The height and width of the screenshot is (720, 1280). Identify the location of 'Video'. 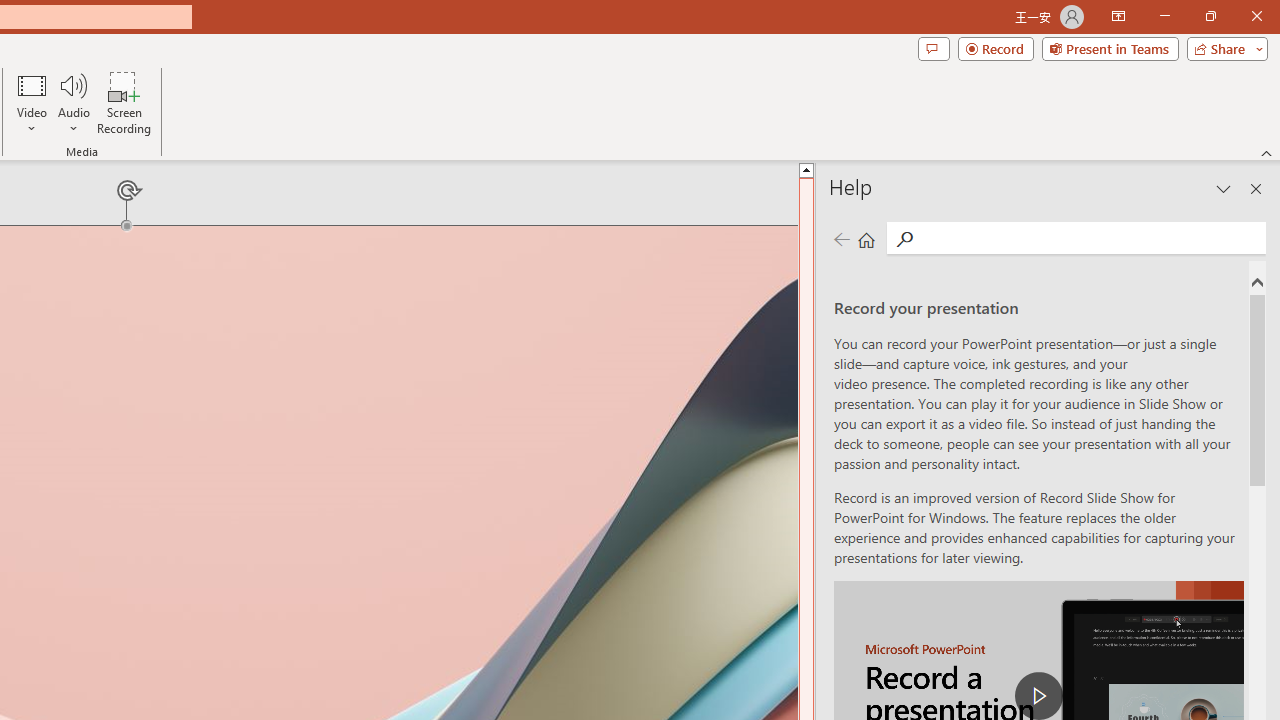
(32, 103).